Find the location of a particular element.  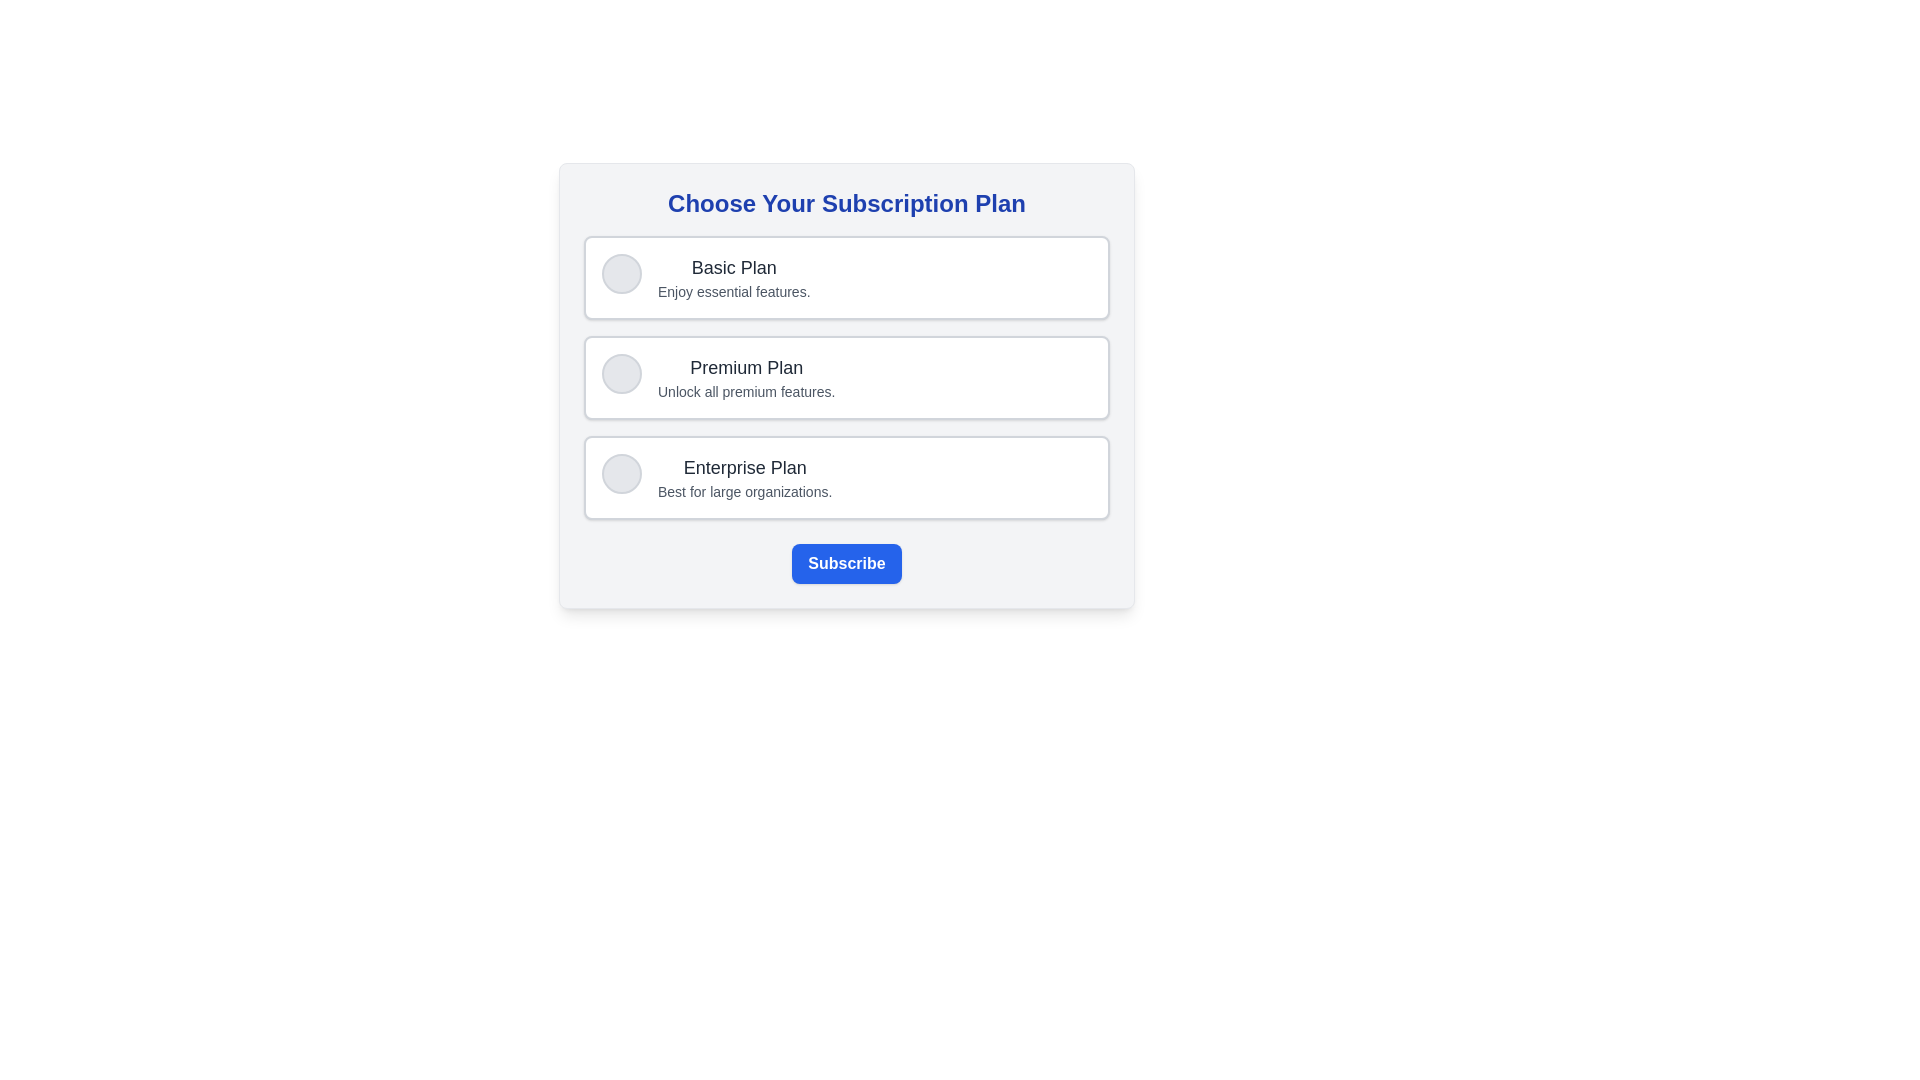

the 'Premium Plan' title and description text block, which is the primary content in the second option of the subscription plan selection interface is located at coordinates (745, 378).